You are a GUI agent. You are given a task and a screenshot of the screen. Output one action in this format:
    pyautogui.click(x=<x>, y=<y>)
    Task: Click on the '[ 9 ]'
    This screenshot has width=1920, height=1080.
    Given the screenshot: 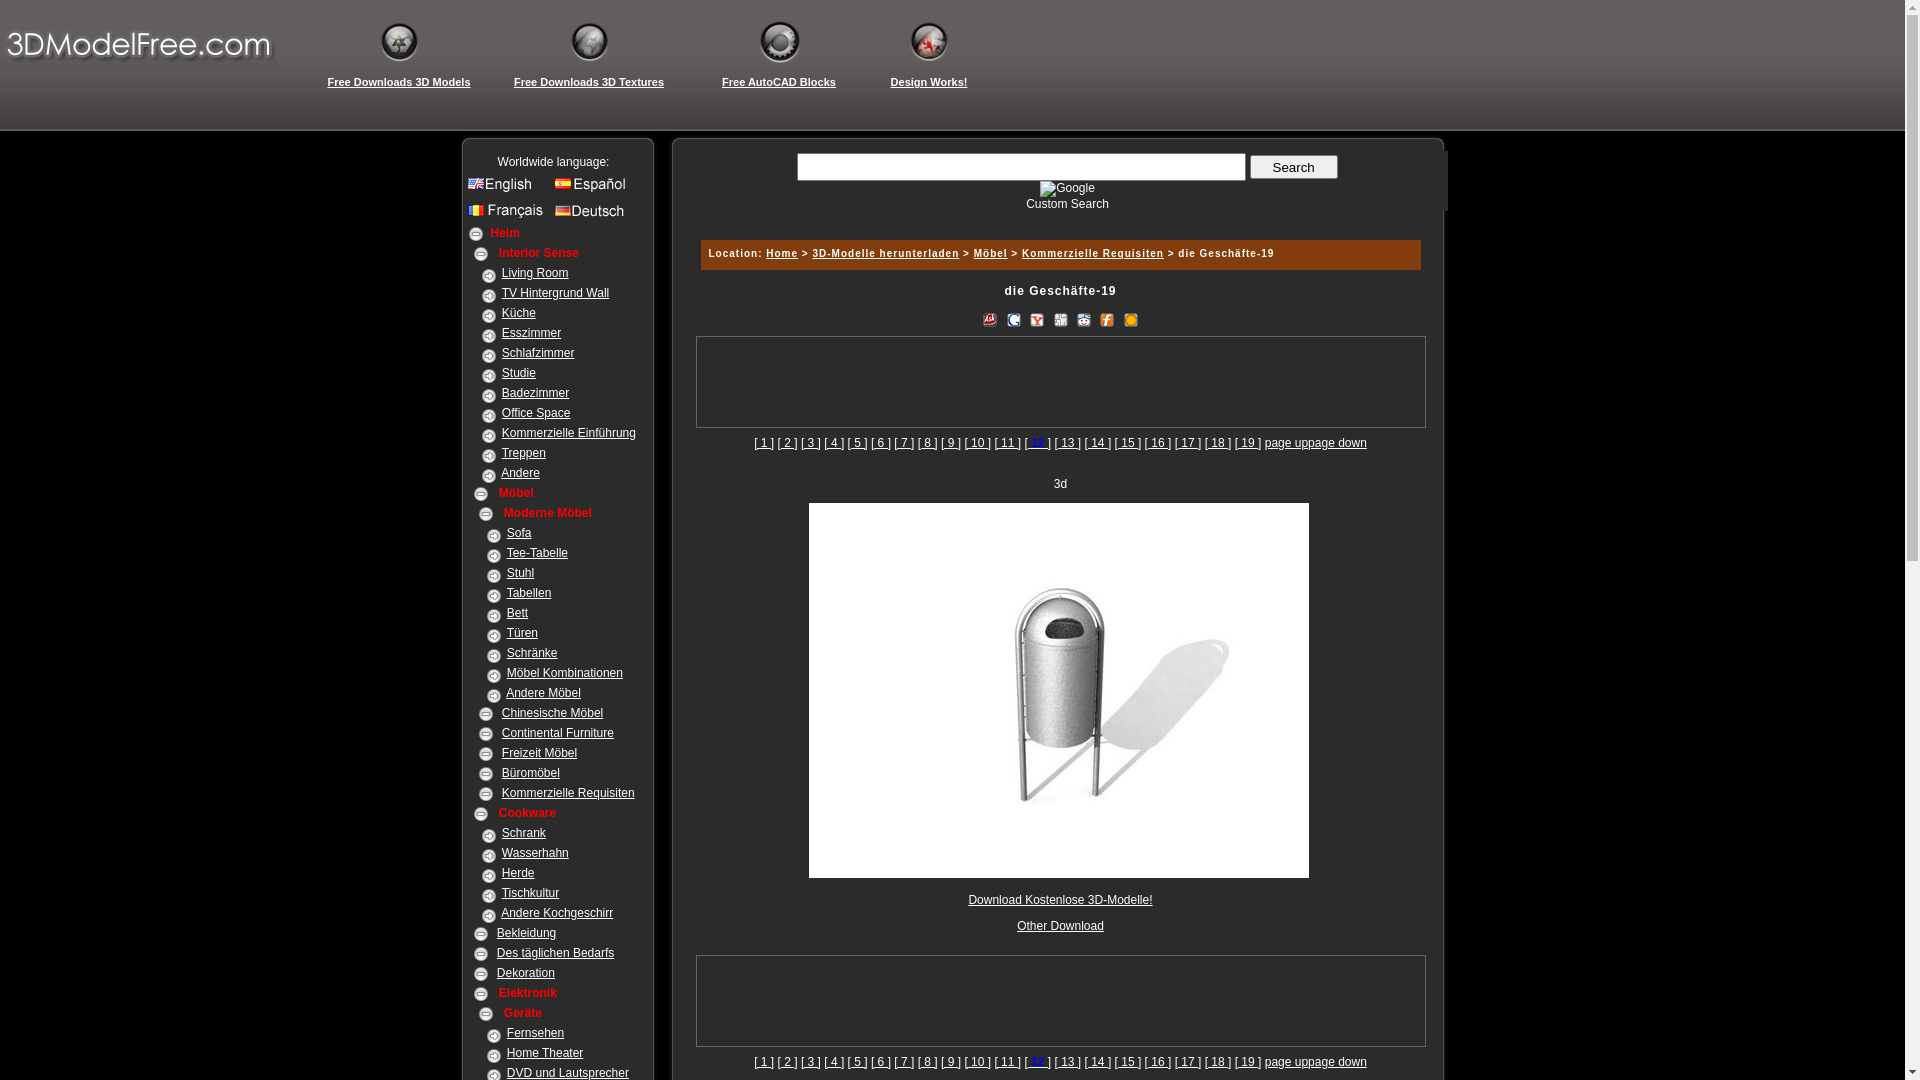 What is the action you would take?
    pyautogui.click(x=949, y=442)
    